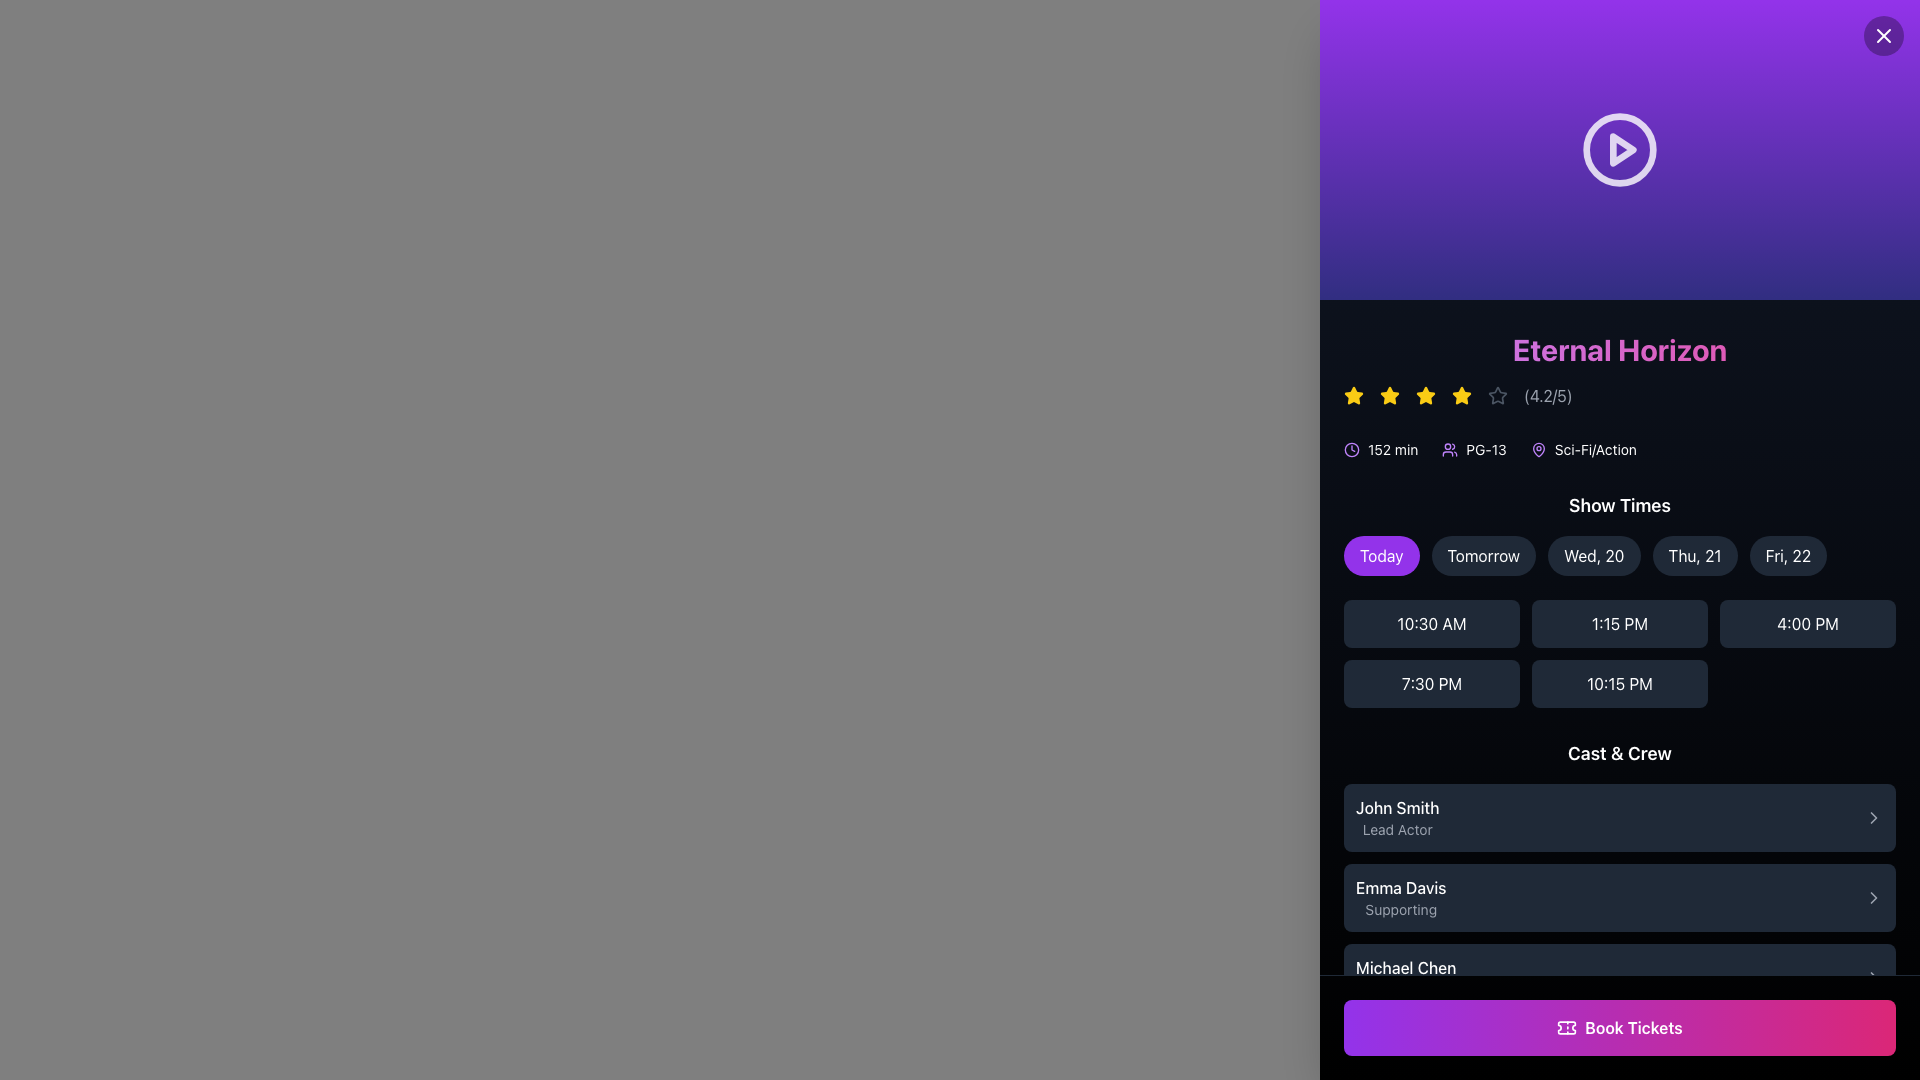 This screenshot has width=1920, height=1080. What do you see at coordinates (1400, 897) in the screenshot?
I see `Text label displaying the name and role of the second cast member in the 'Cast & Crew' section, located between 'John Smith' and 'Michael Chen'` at bounding box center [1400, 897].